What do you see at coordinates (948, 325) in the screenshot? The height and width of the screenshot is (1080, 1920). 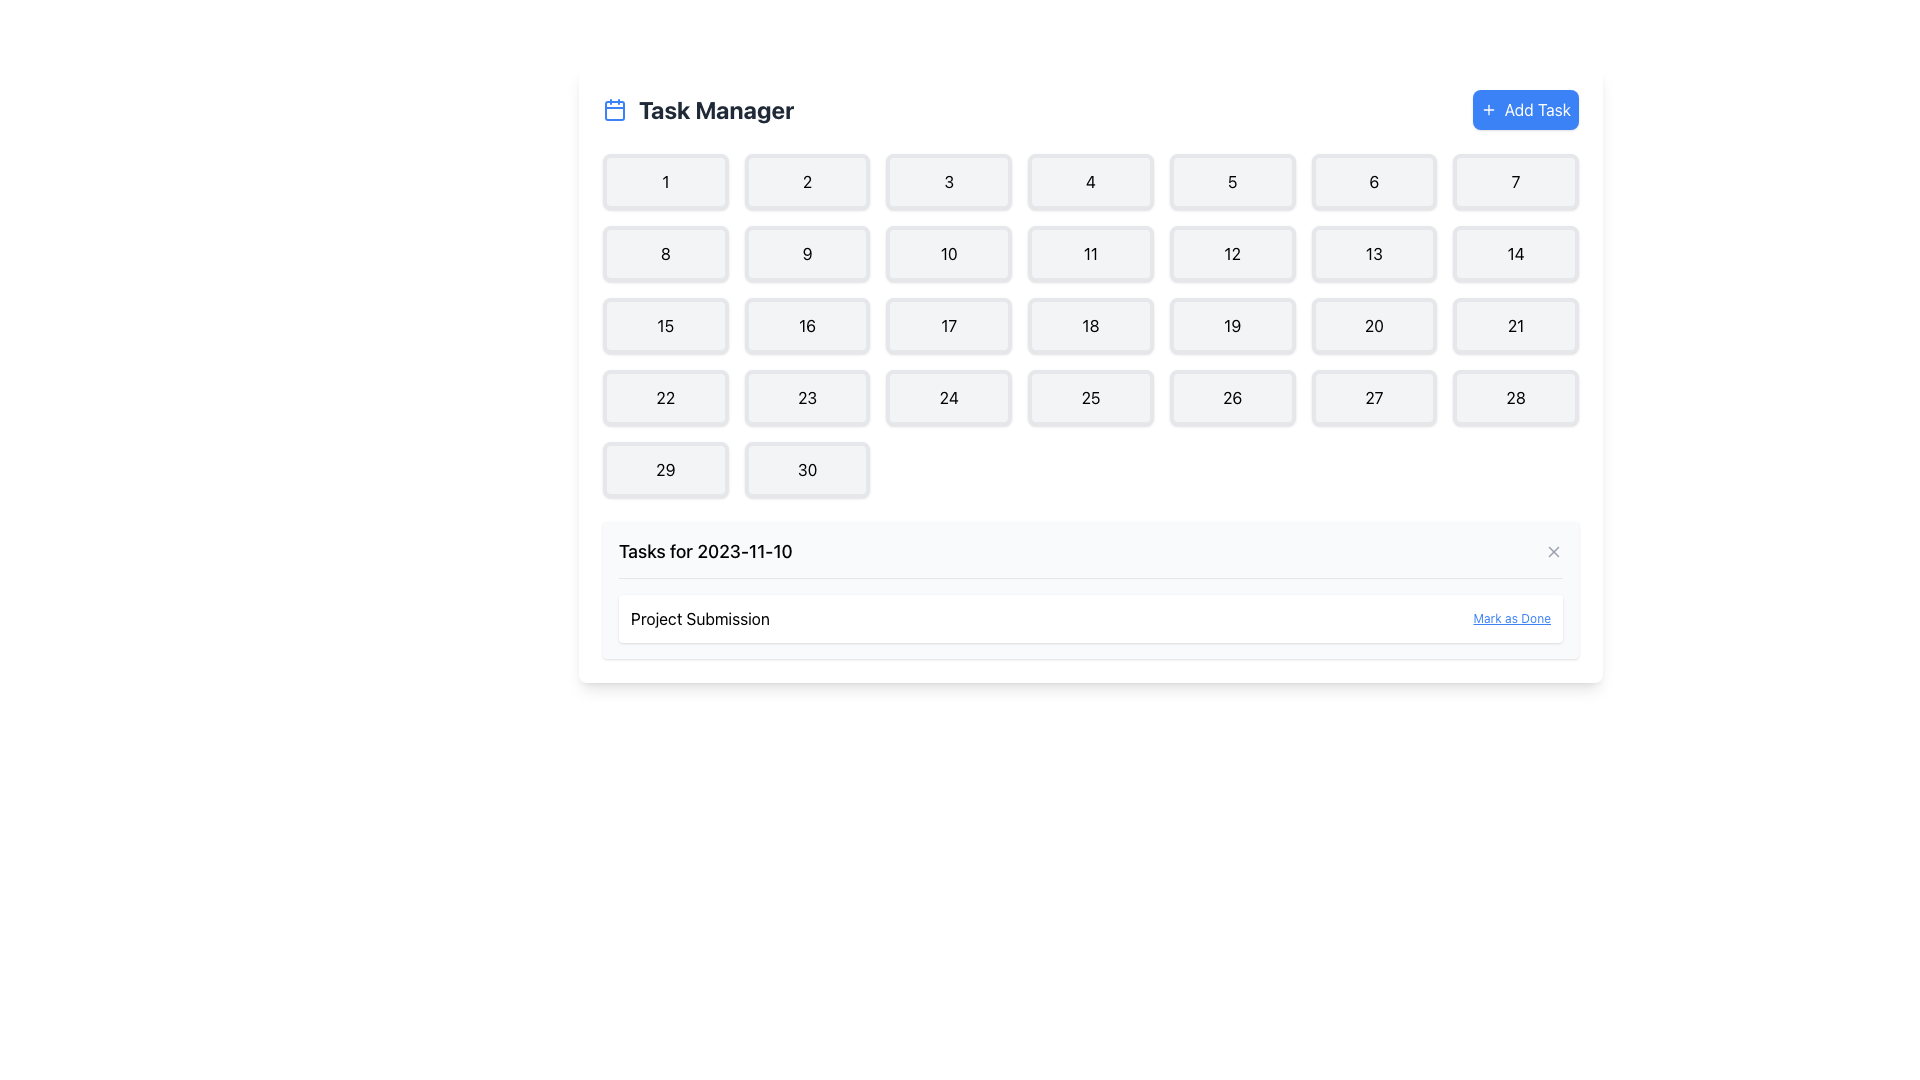 I see `the button labeled '17' with a light gray background located` at bounding box center [948, 325].